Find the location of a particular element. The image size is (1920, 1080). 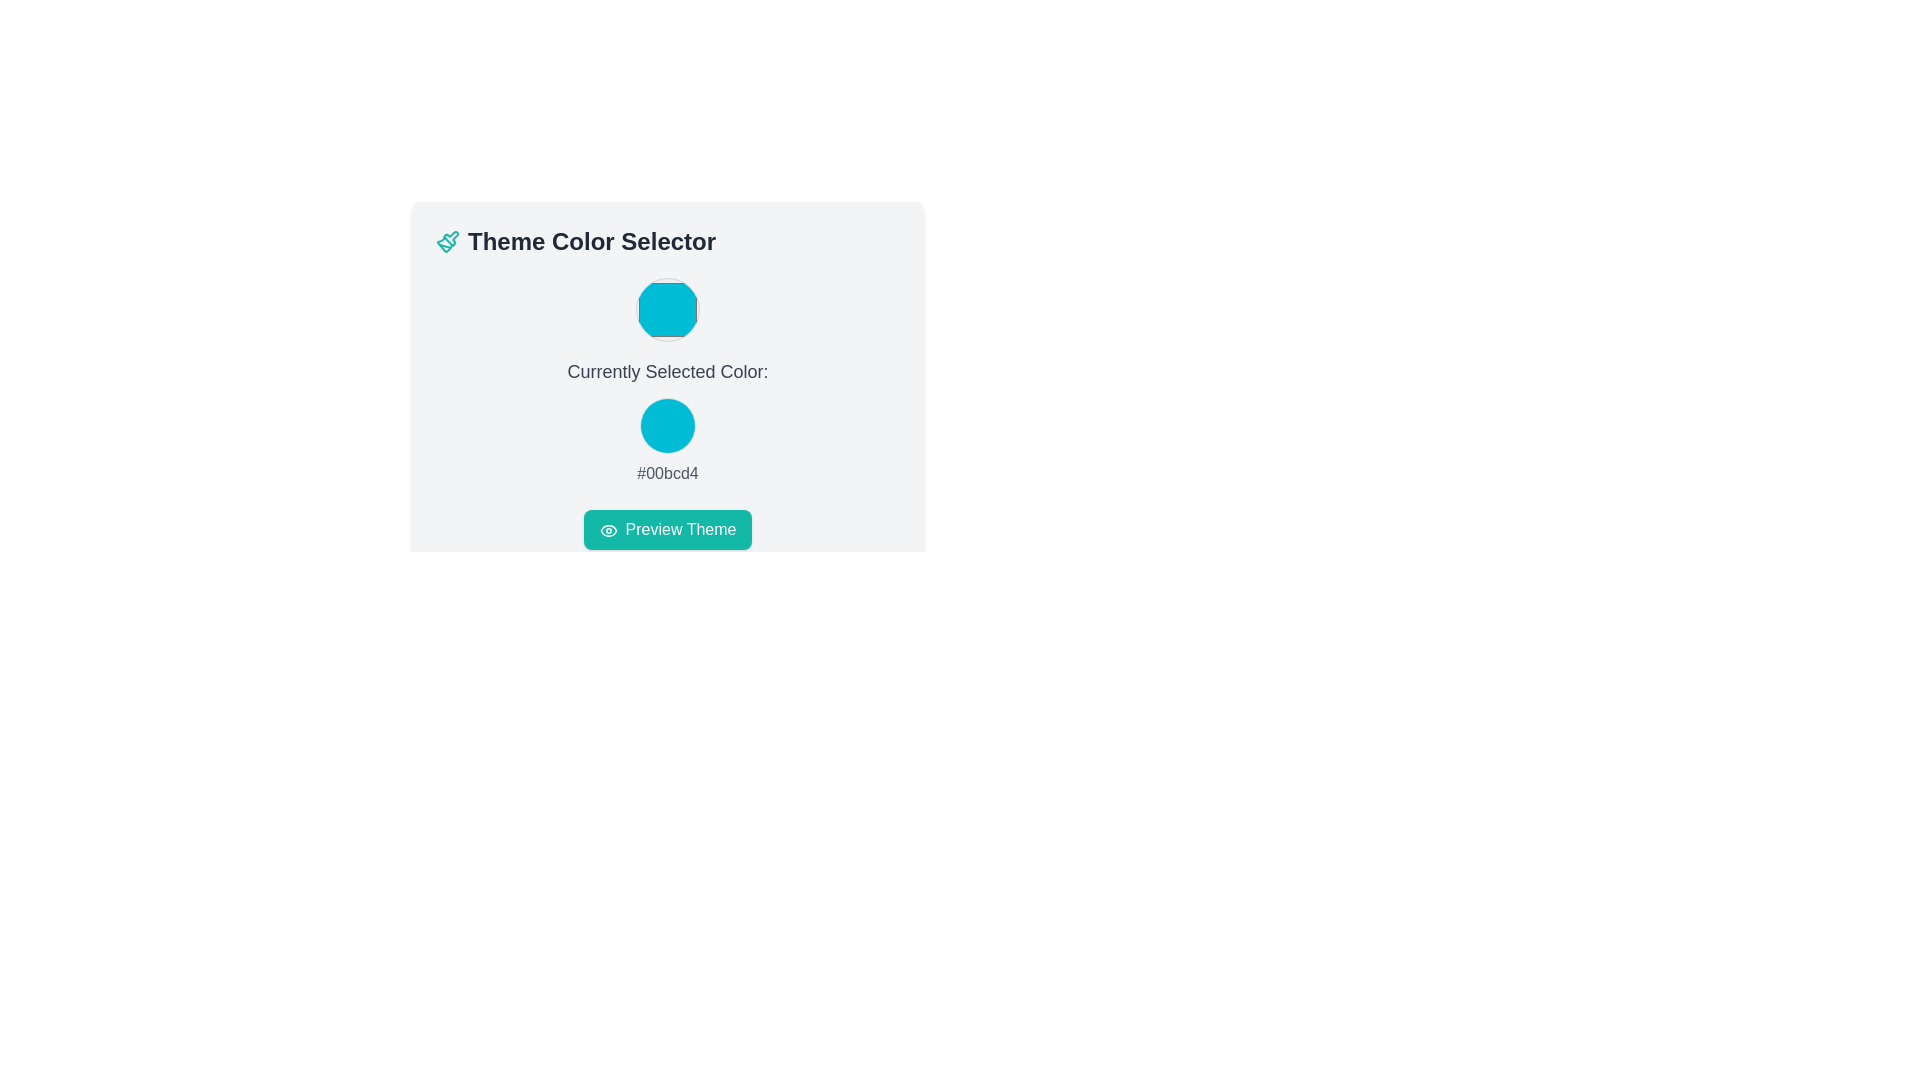

the teal 'Preview Theme' button located at the bottom of the 'Theme Color Selector' area is located at coordinates (667, 528).